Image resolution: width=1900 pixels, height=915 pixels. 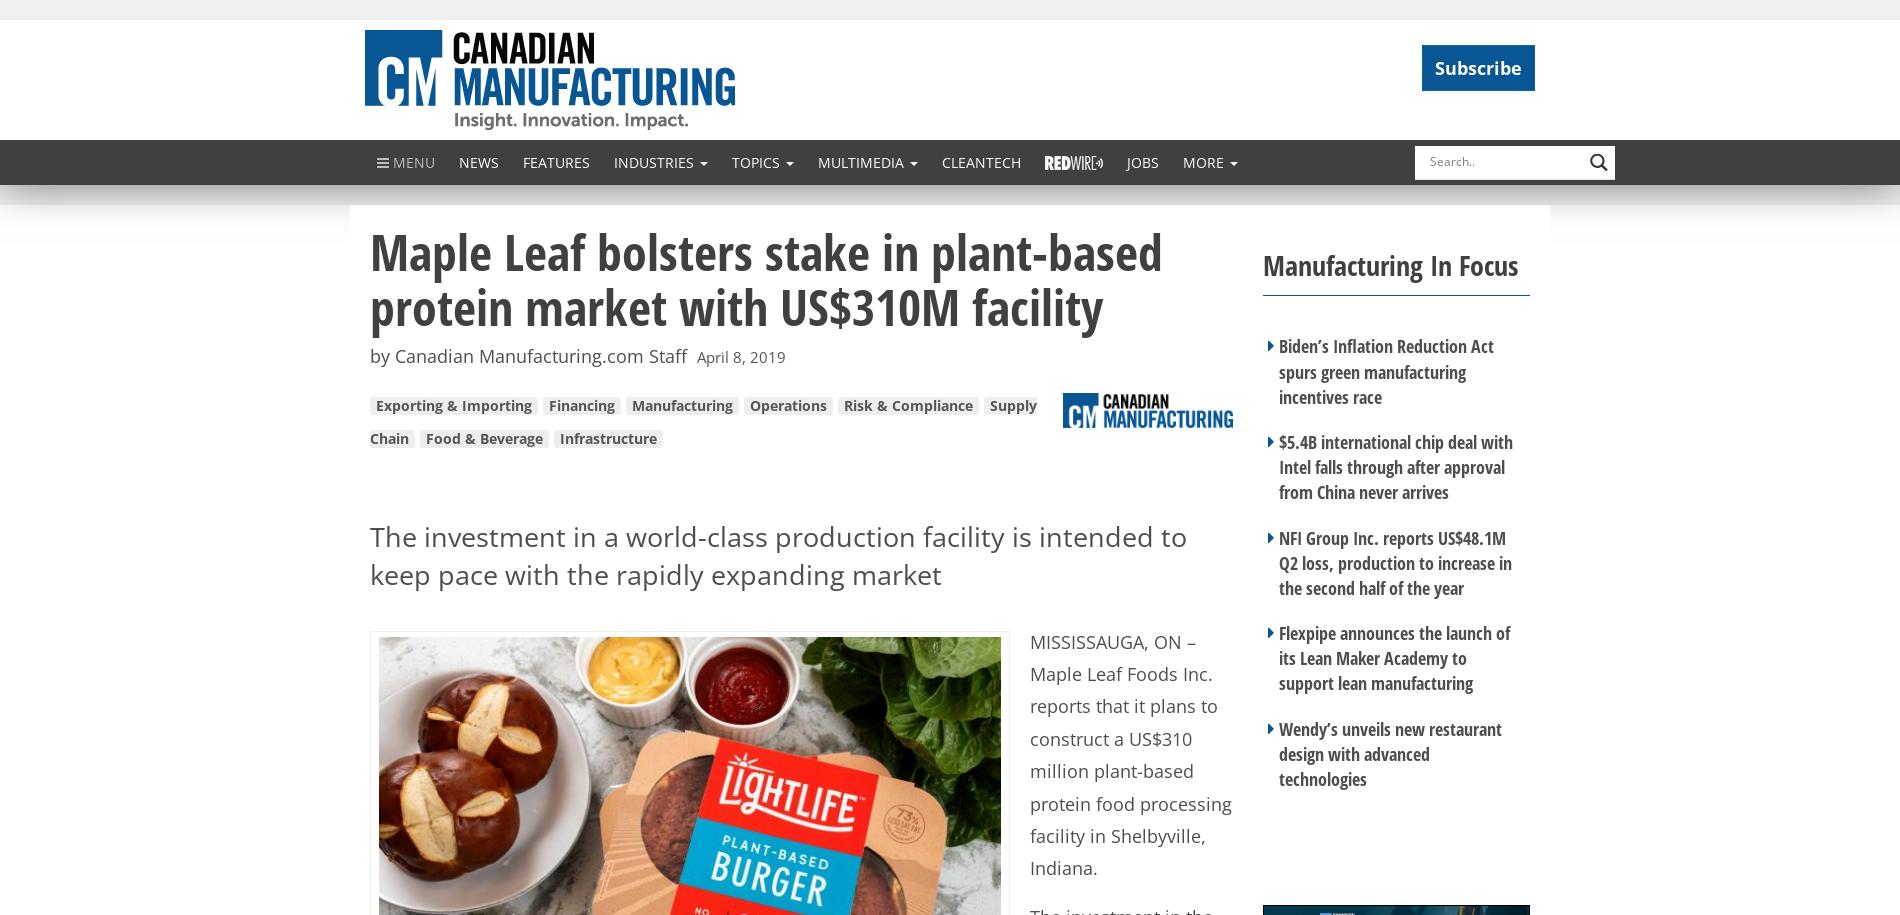 What do you see at coordinates (452, 404) in the screenshot?
I see `'Exporting & Importing'` at bounding box center [452, 404].